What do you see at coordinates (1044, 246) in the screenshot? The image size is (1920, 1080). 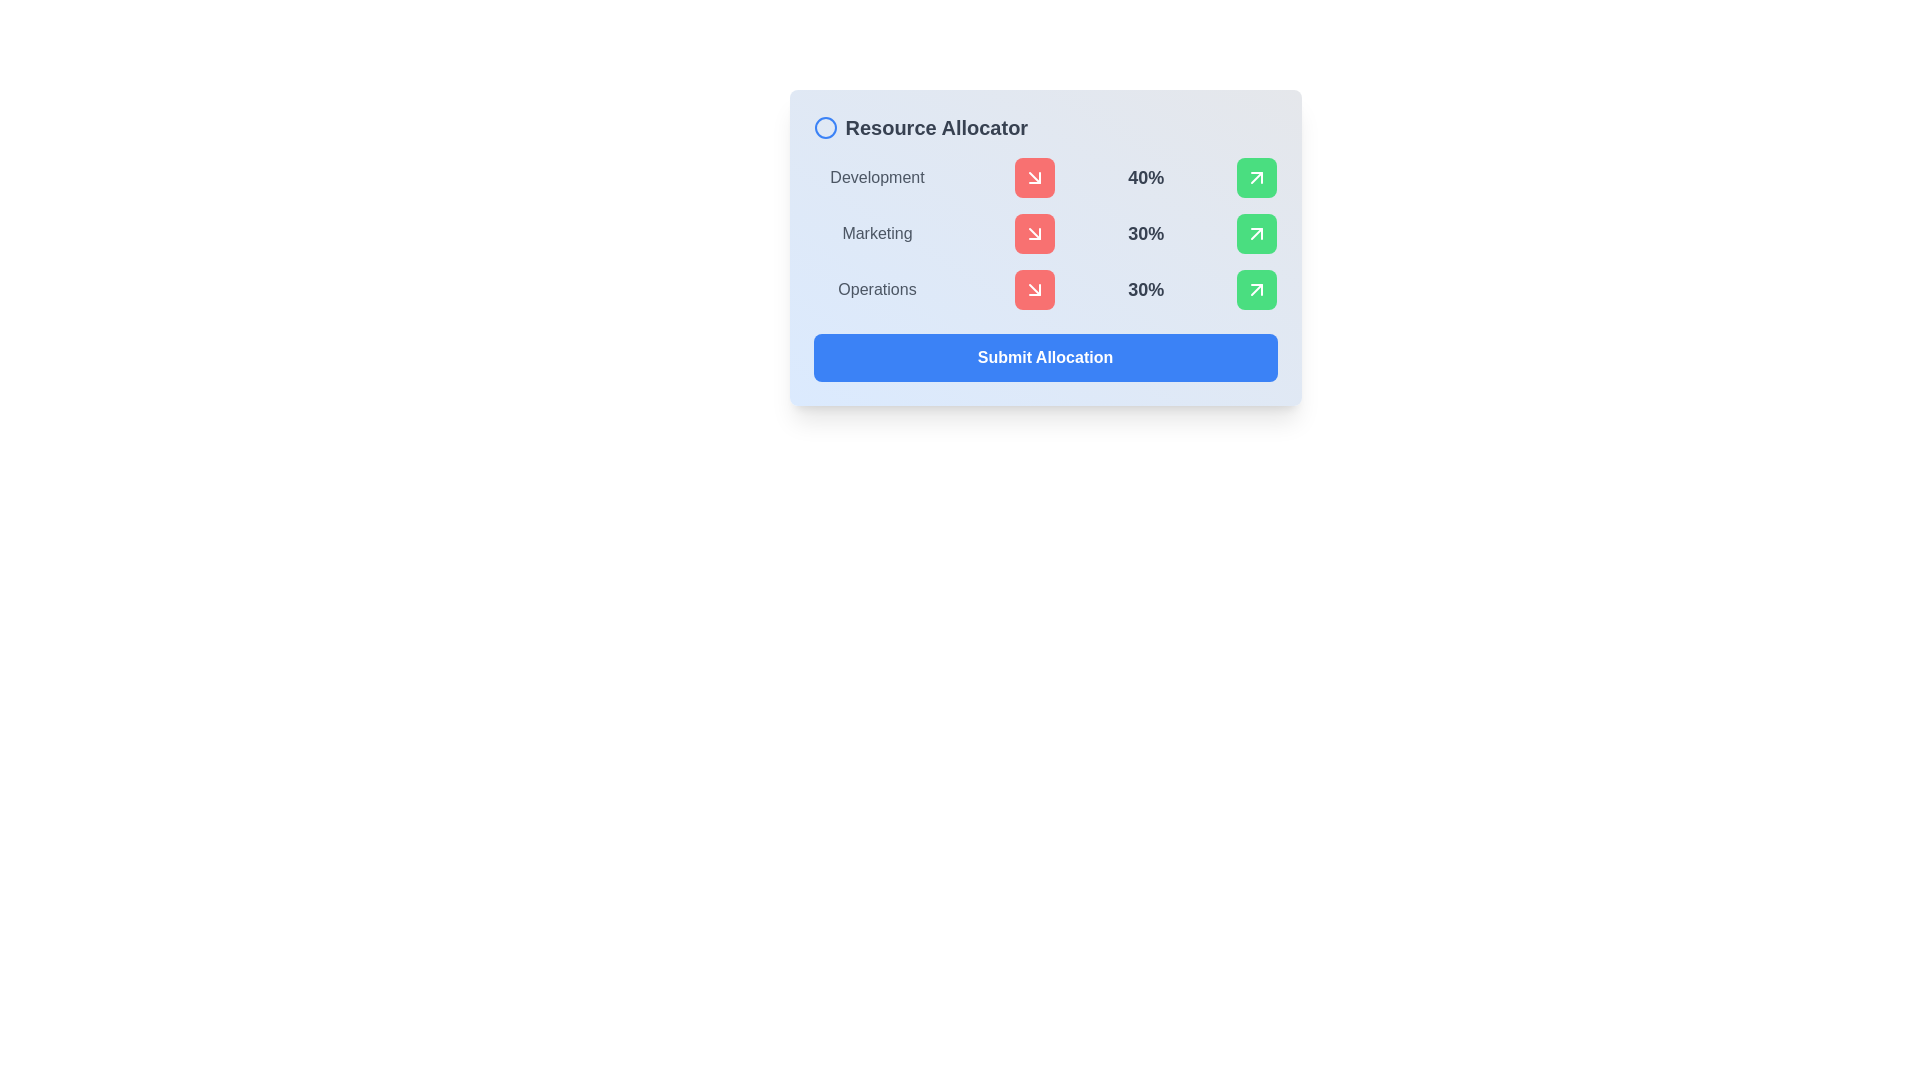 I see `the 'Marketing' button in the Resource Allocator panel` at bounding box center [1044, 246].